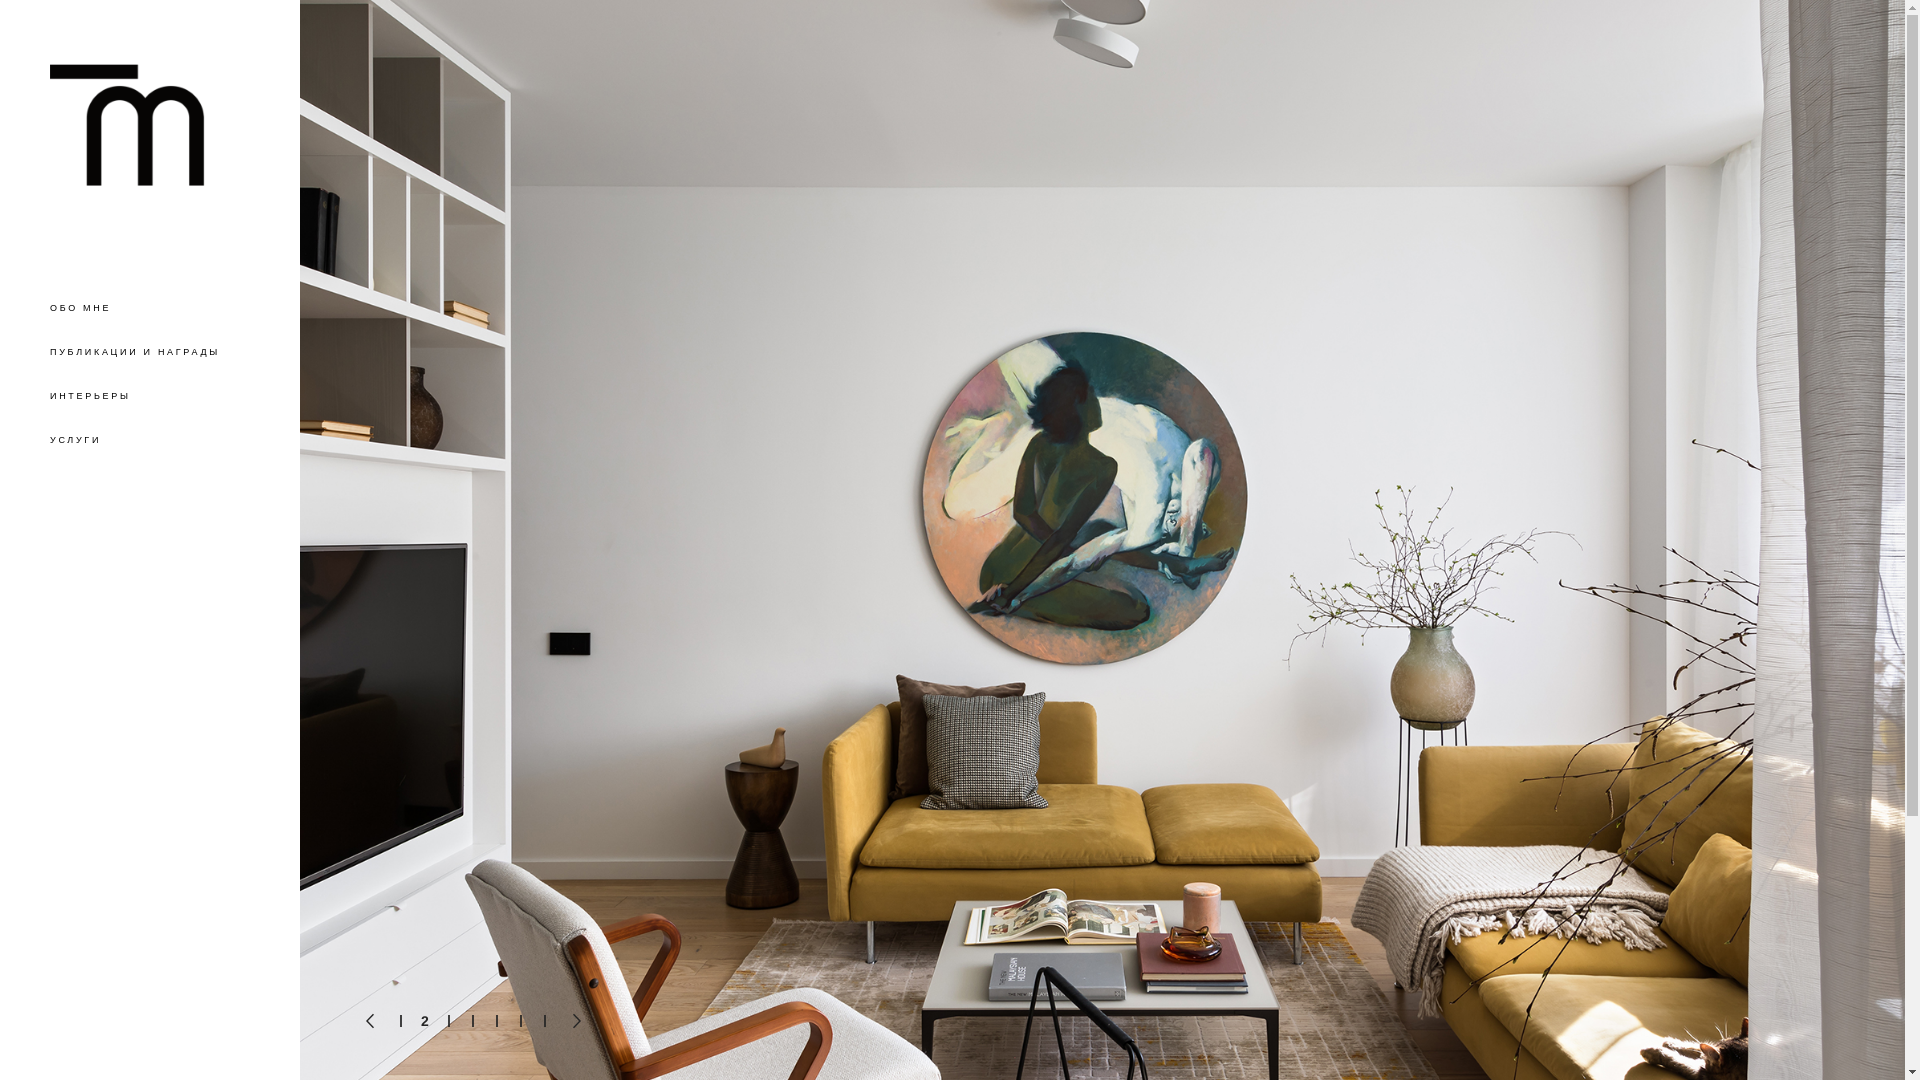 The width and height of the screenshot is (1920, 1080). I want to click on '1', so click(400, 1022).